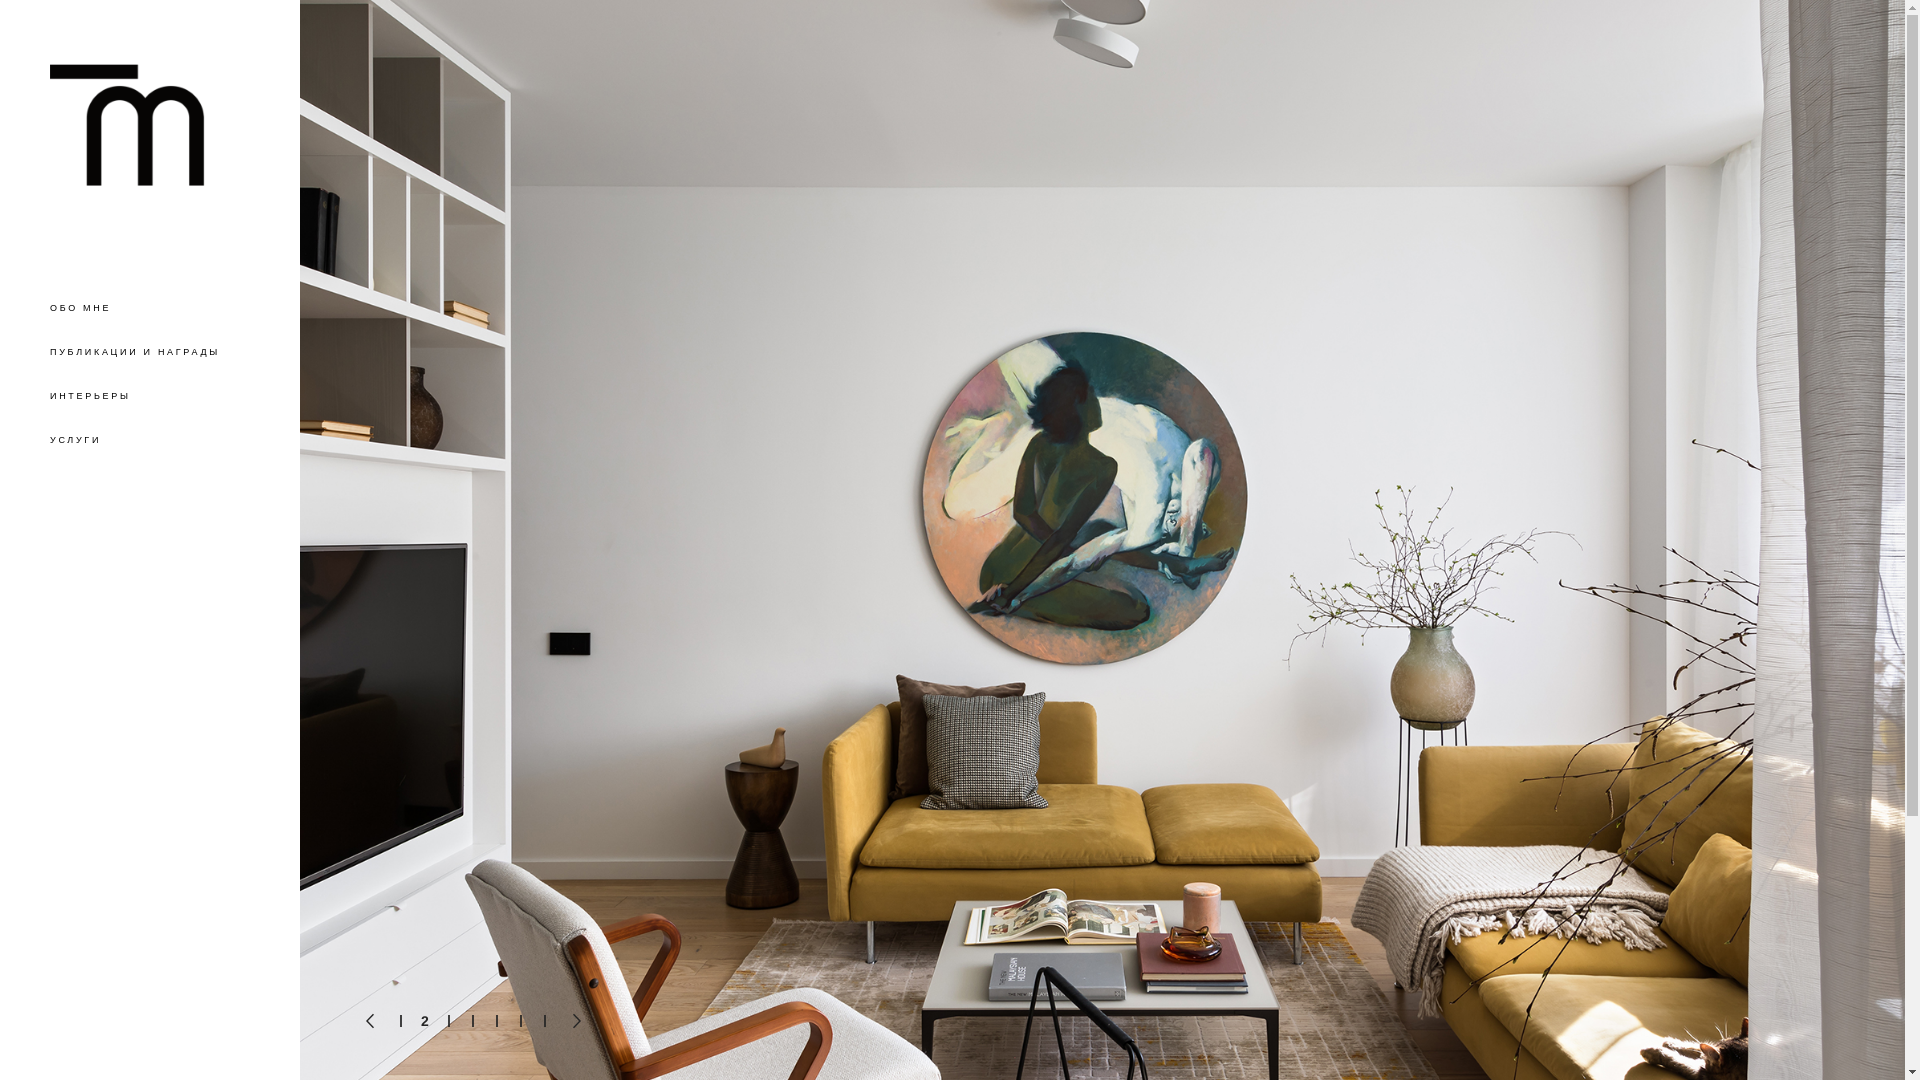 The width and height of the screenshot is (1920, 1080). I want to click on '1', so click(400, 1022).